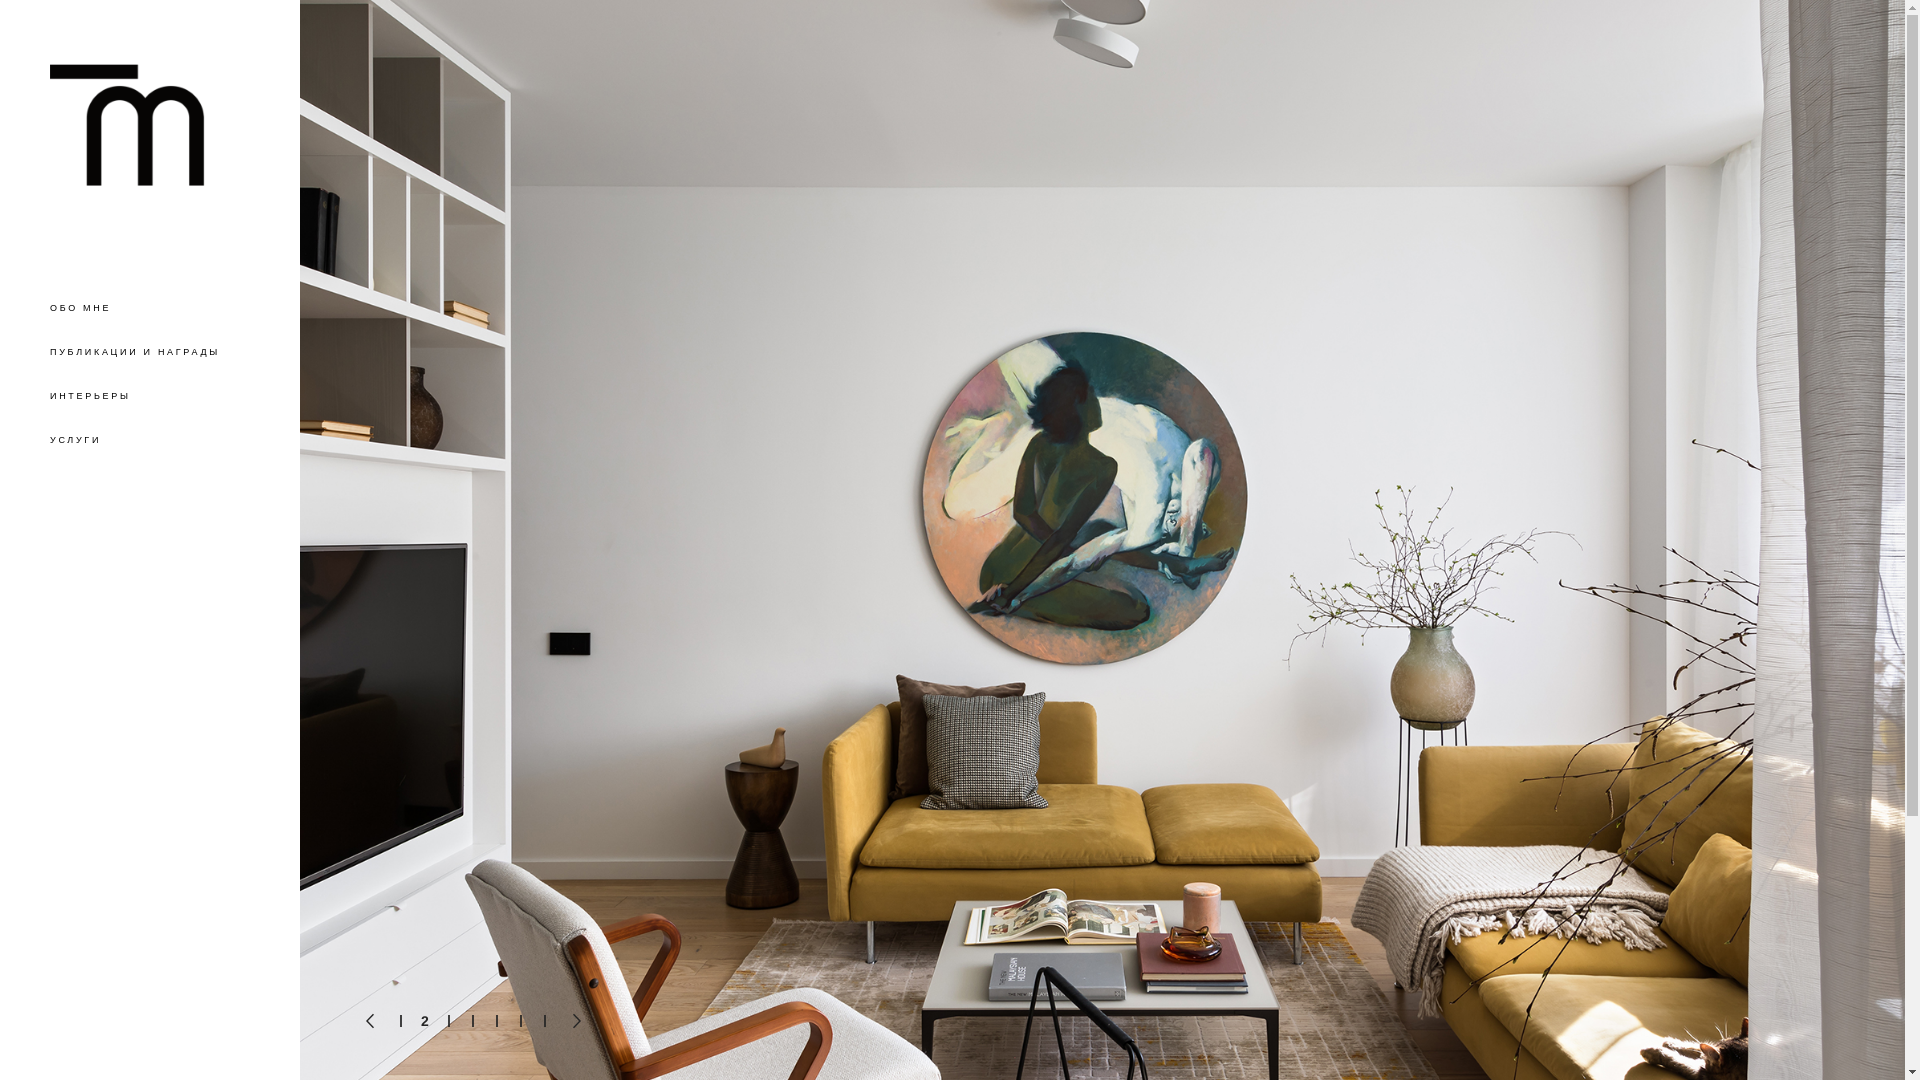 The width and height of the screenshot is (1920, 1080). I want to click on '1', so click(400, 1022).